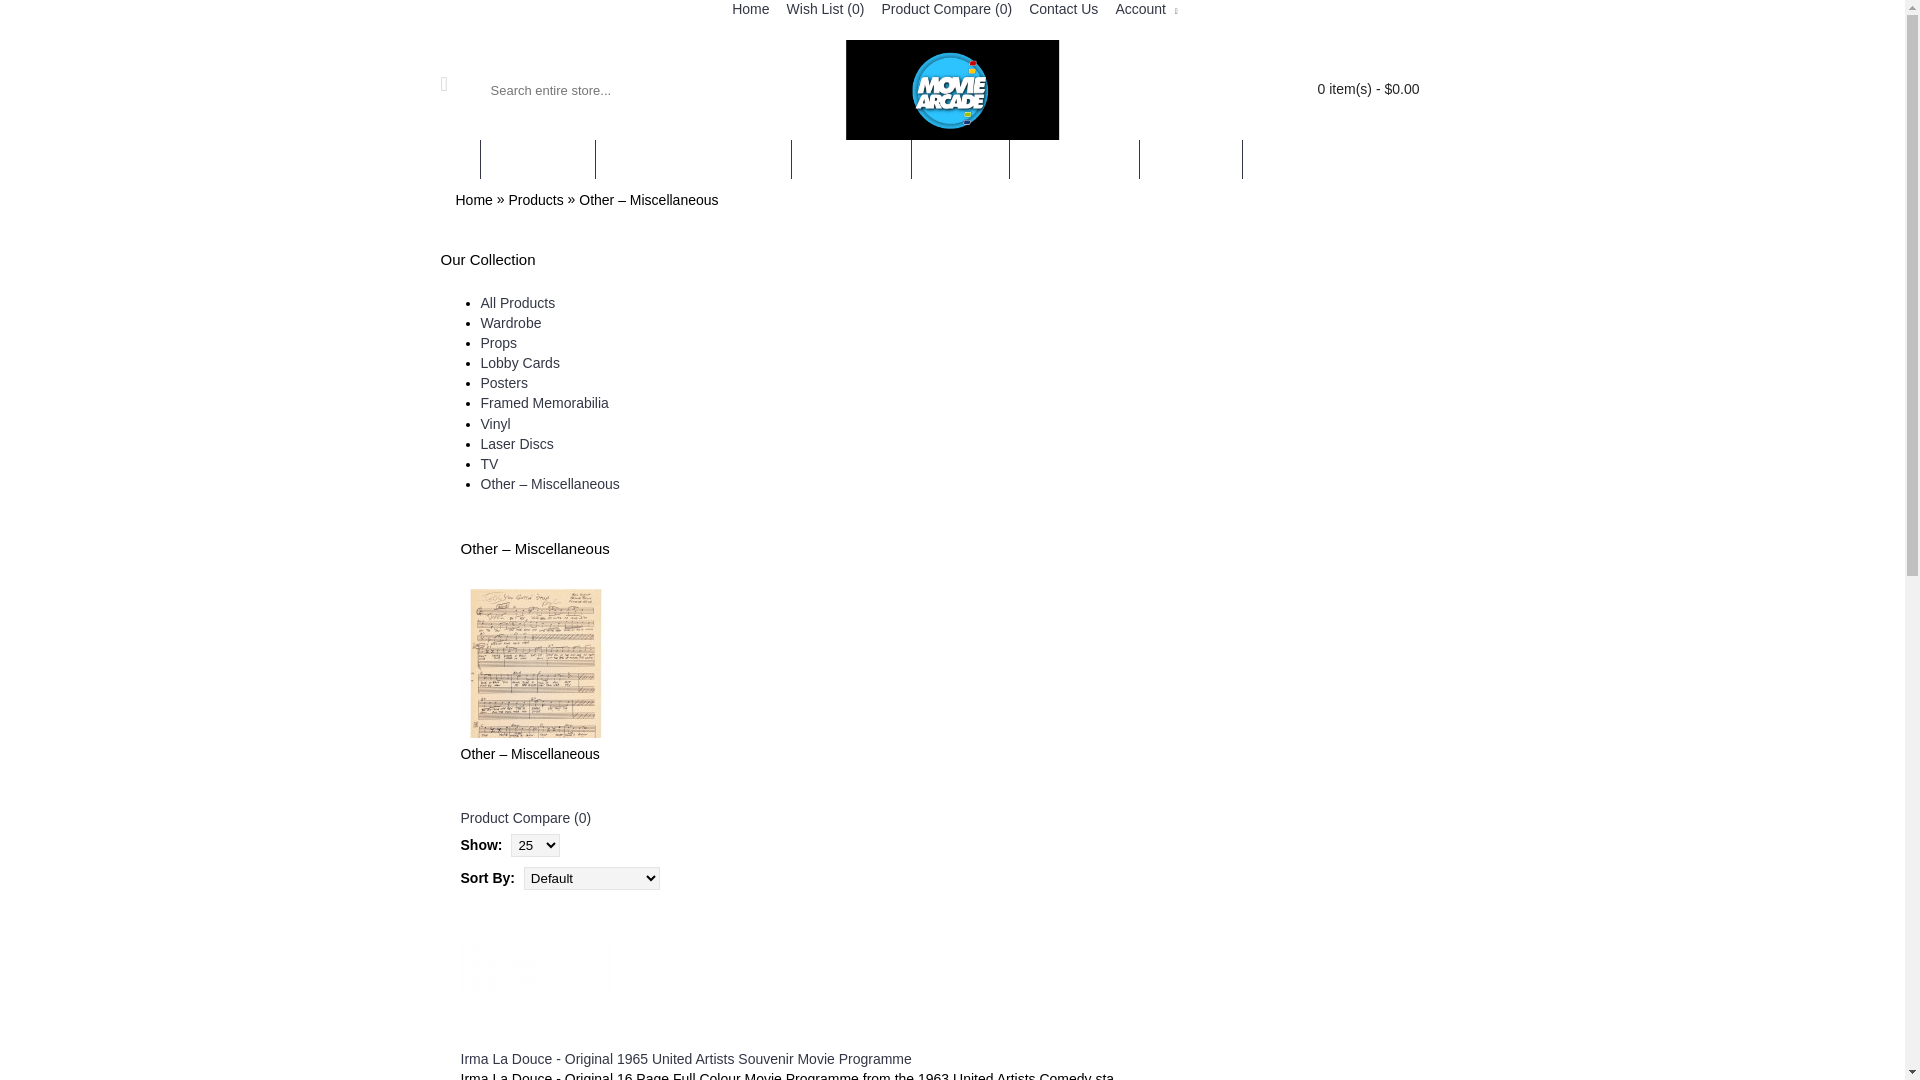 The image size is (1920, 1080). I want to click on 'Vinyl', so click(494, 423).